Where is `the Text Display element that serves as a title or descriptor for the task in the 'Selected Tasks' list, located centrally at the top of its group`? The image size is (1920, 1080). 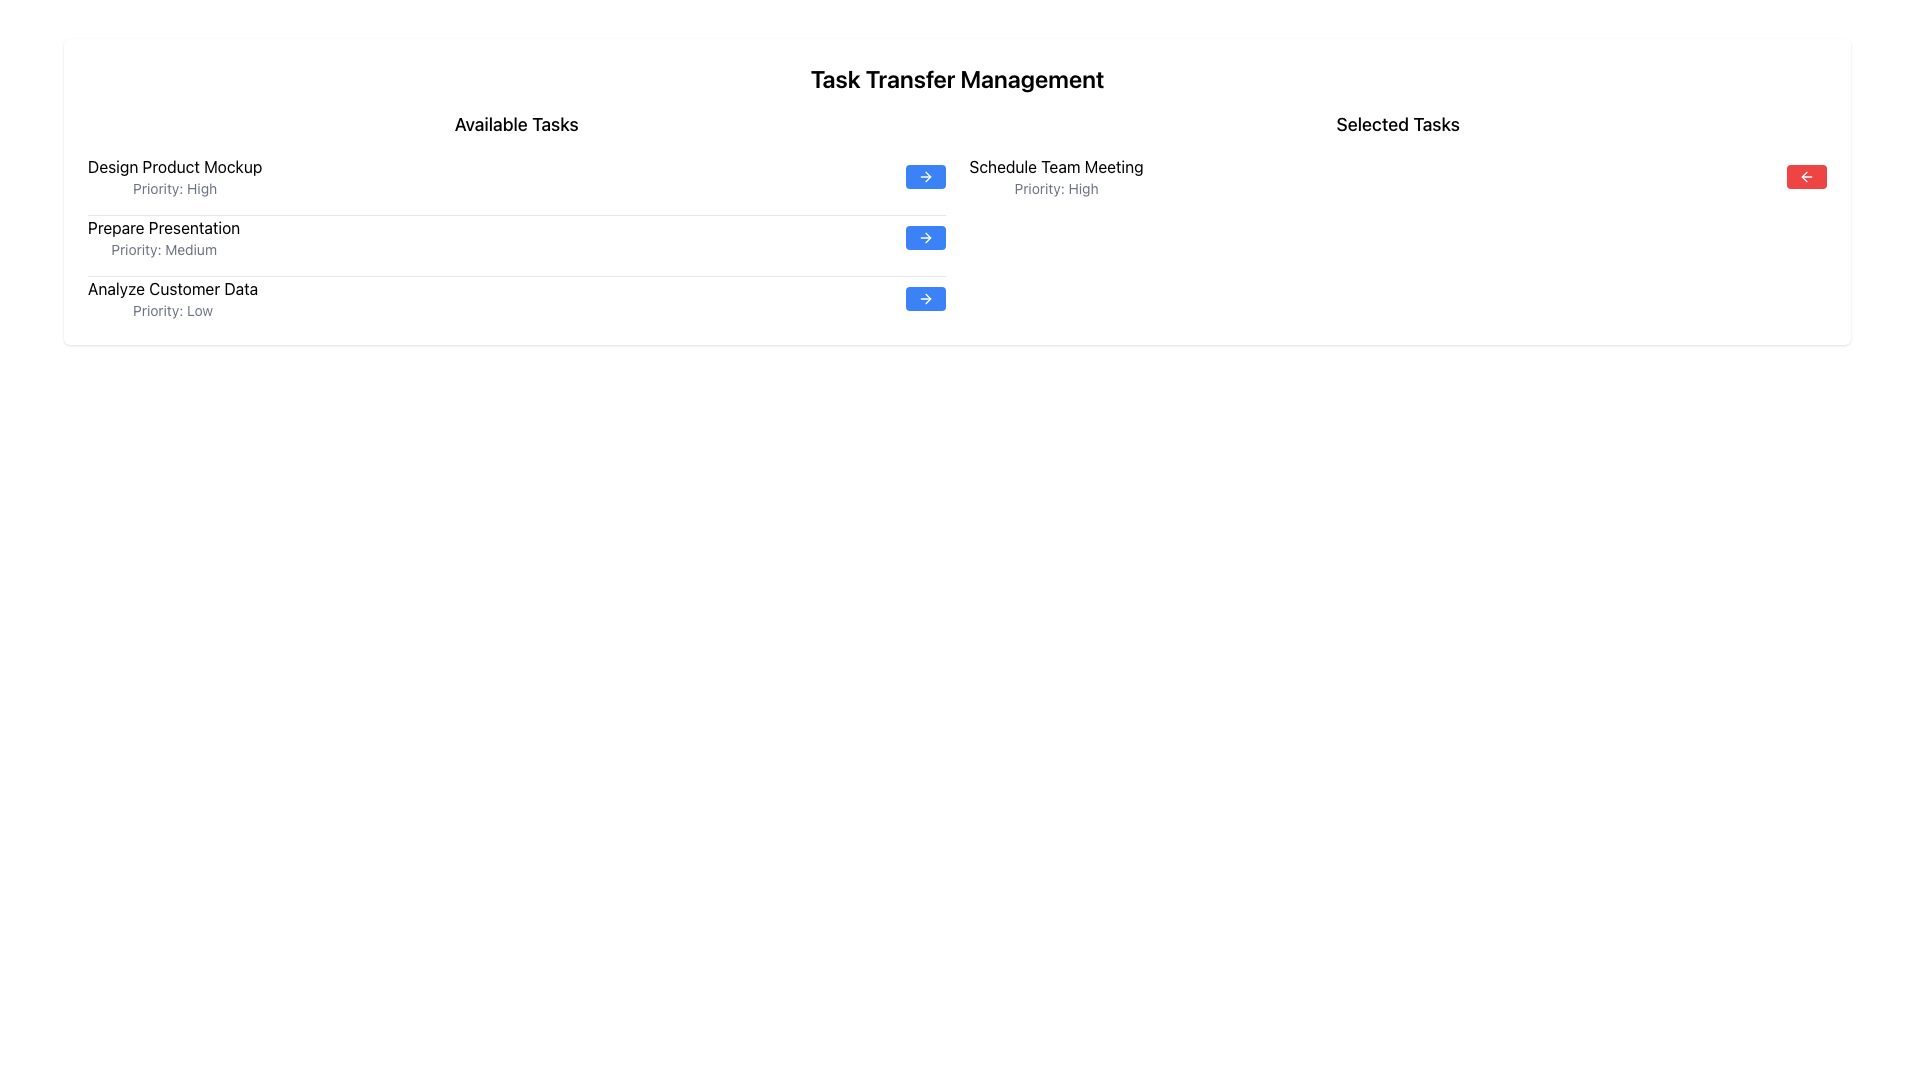 the Text Display element that serves as a title or descriptor for the task in the 'Selected Tasks' list, located centrally at the top of its group is located at coordinates (1055, 165).